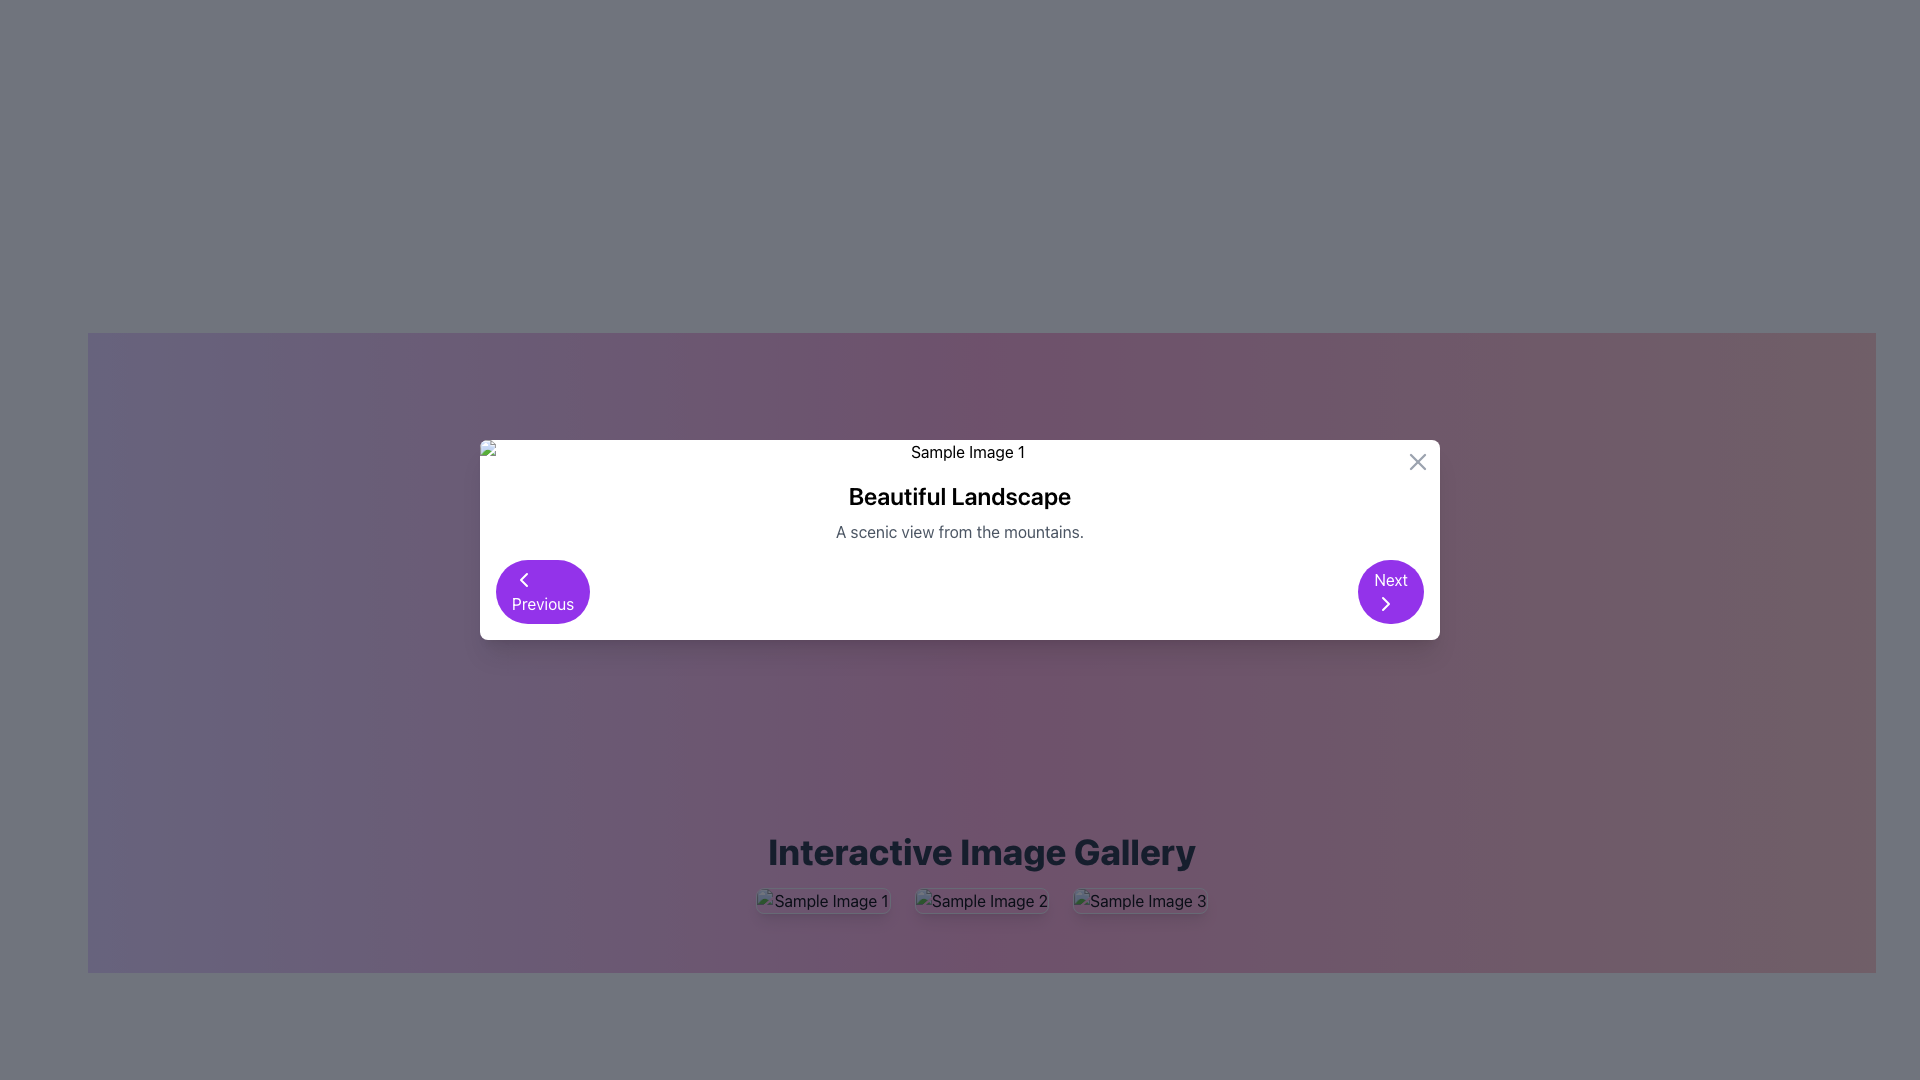 This screenshot has width=1920, height=1080. Describe the element at coordinates (1390, 590) in the screenshot. I see `the rounded purple 'Next' button with white text and a right-pointing arrow icon` at that location.